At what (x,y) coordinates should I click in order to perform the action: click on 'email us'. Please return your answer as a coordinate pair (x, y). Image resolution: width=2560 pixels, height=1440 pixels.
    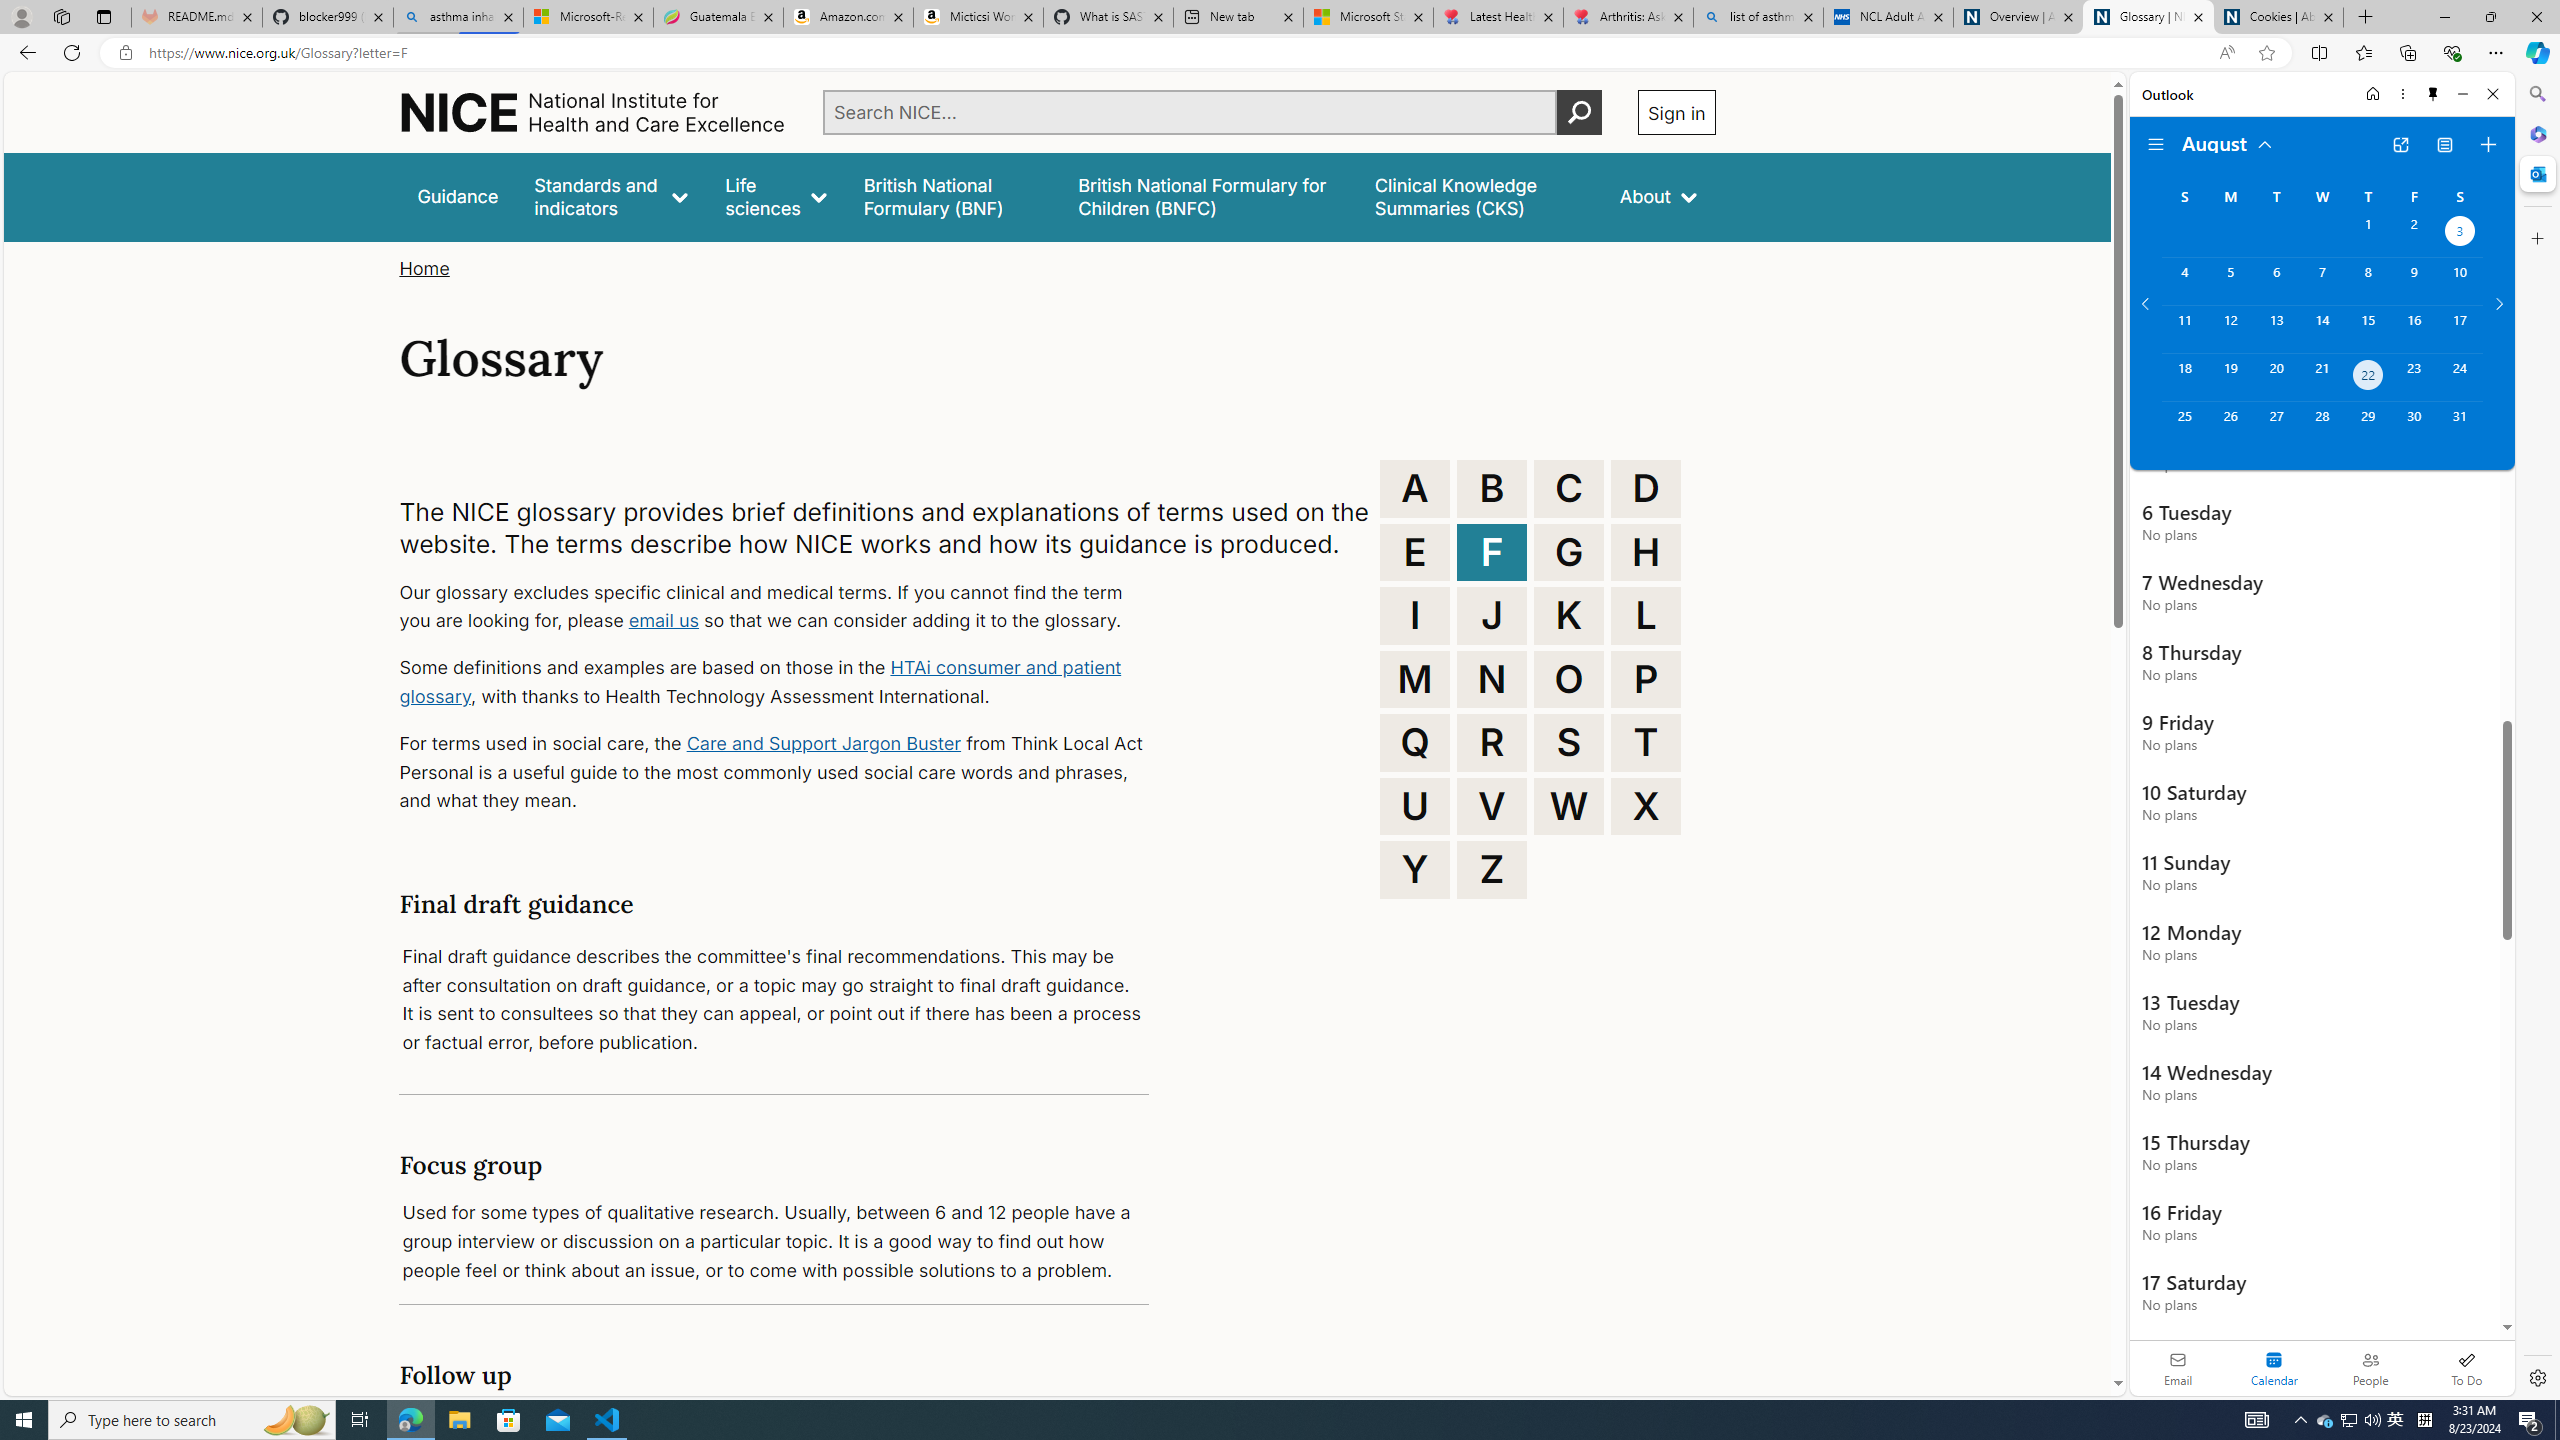
    Looking at the image, I should click on (663, 620).